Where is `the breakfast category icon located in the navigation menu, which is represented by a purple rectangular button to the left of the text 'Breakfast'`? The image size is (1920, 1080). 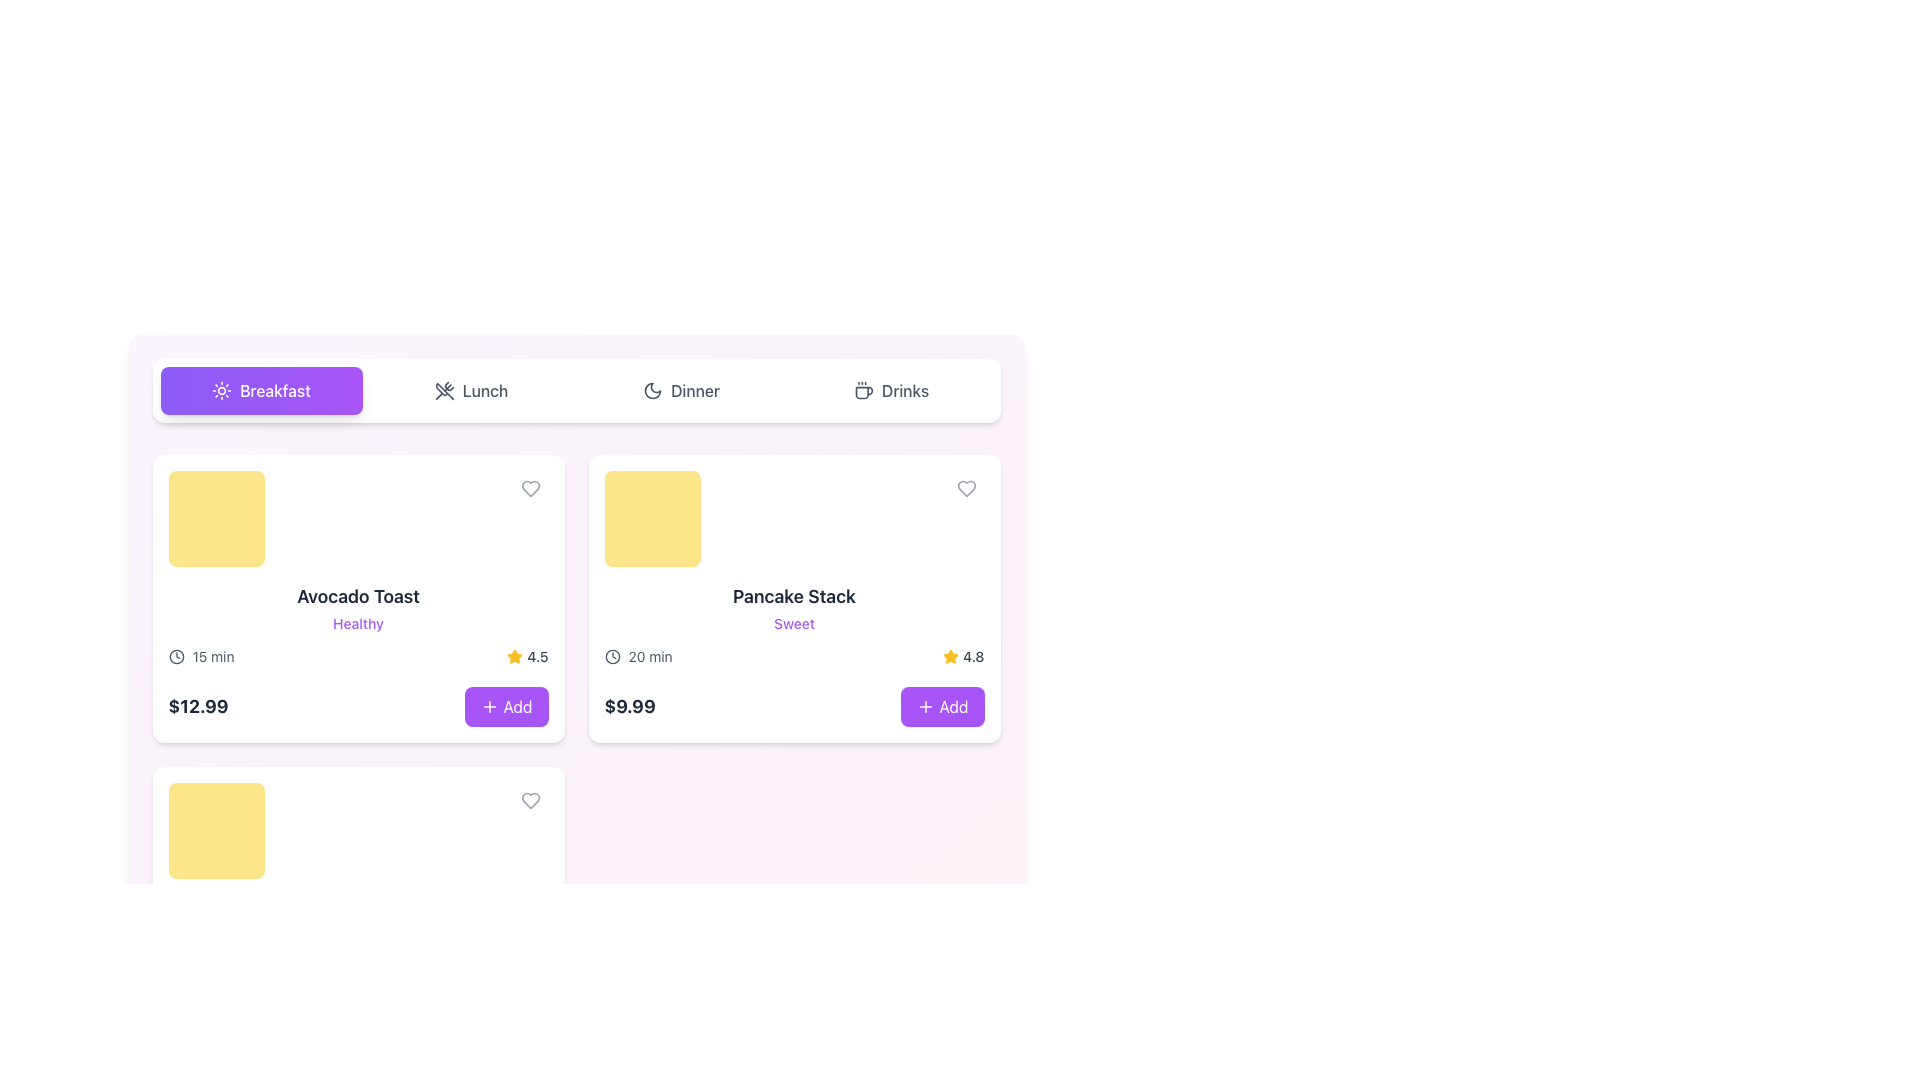
the breakfast category icon located in the navigation menu, which is represented by a purple rectangular button to the left of the text 'Breakfast' is located at coordinates (222, 390).